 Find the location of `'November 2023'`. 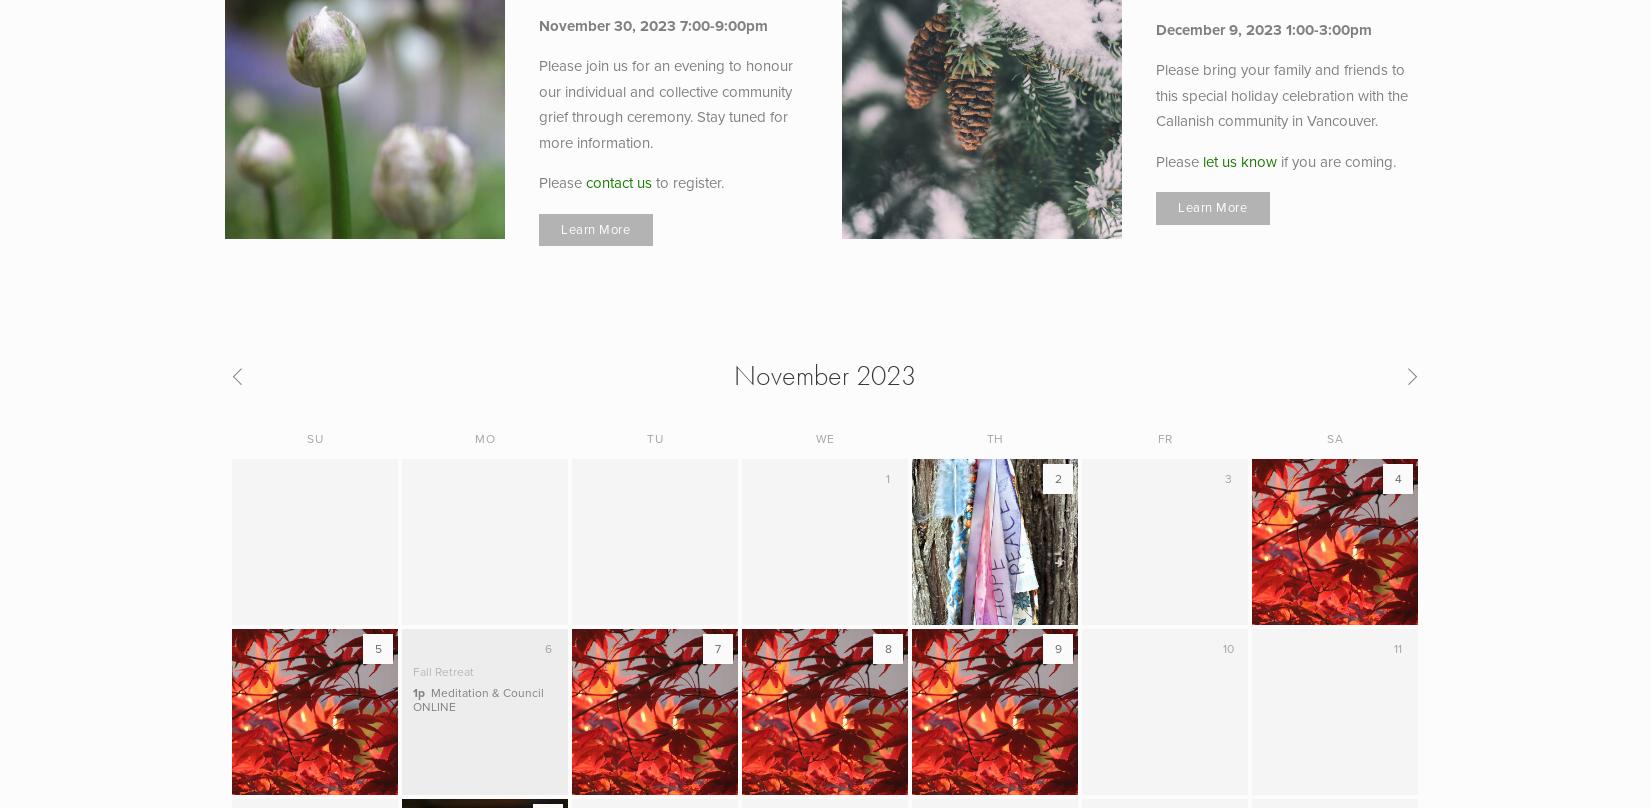

'November 2023' is located at coordinates (825, 374).